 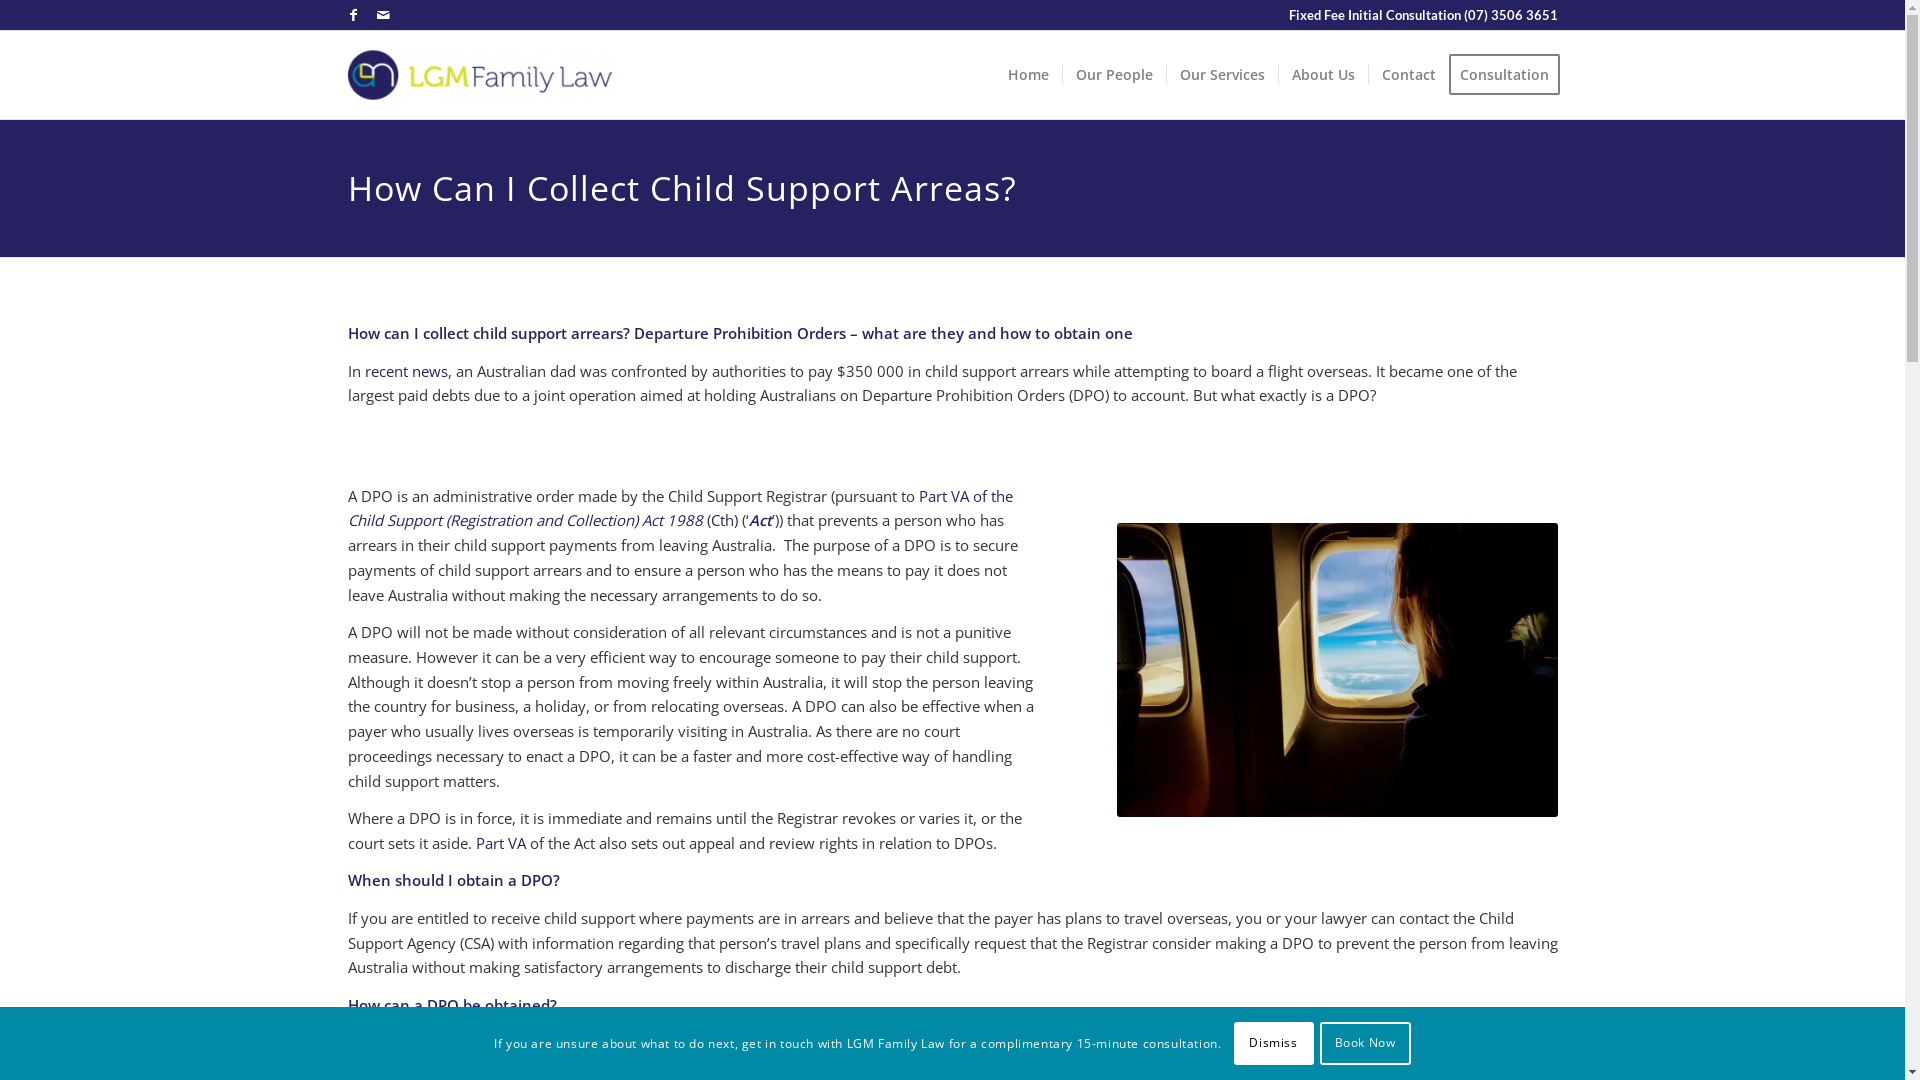 What do you see at coordinates (352, 15) in the screenshot?
I see `'Facebook'` at bounding box center [352, 15].